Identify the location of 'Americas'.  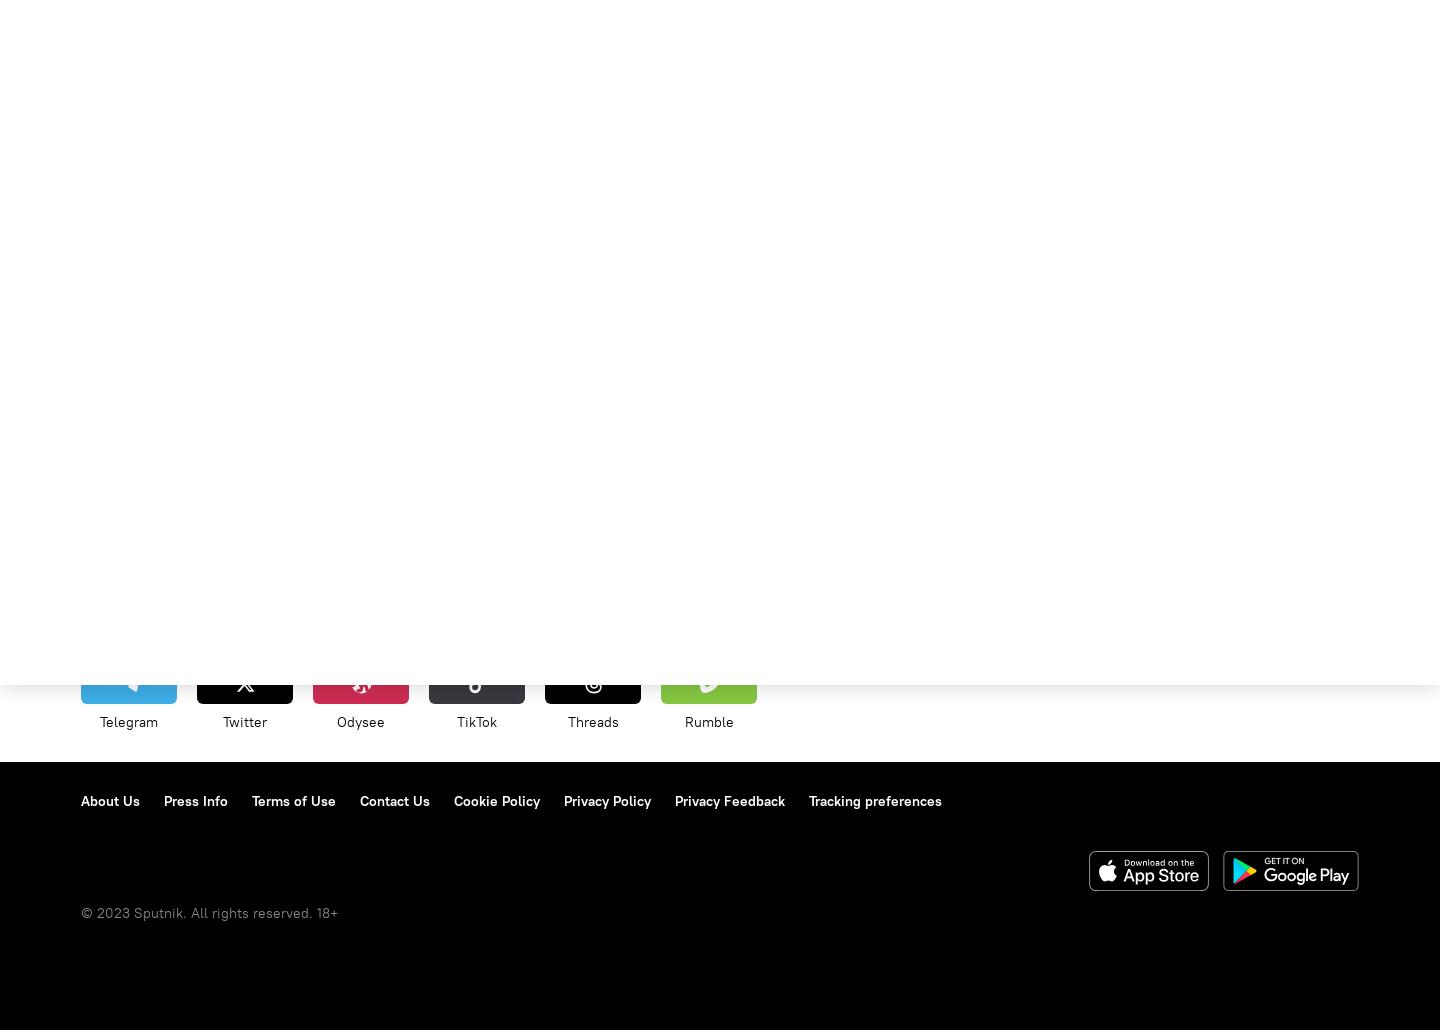
(478, 617).